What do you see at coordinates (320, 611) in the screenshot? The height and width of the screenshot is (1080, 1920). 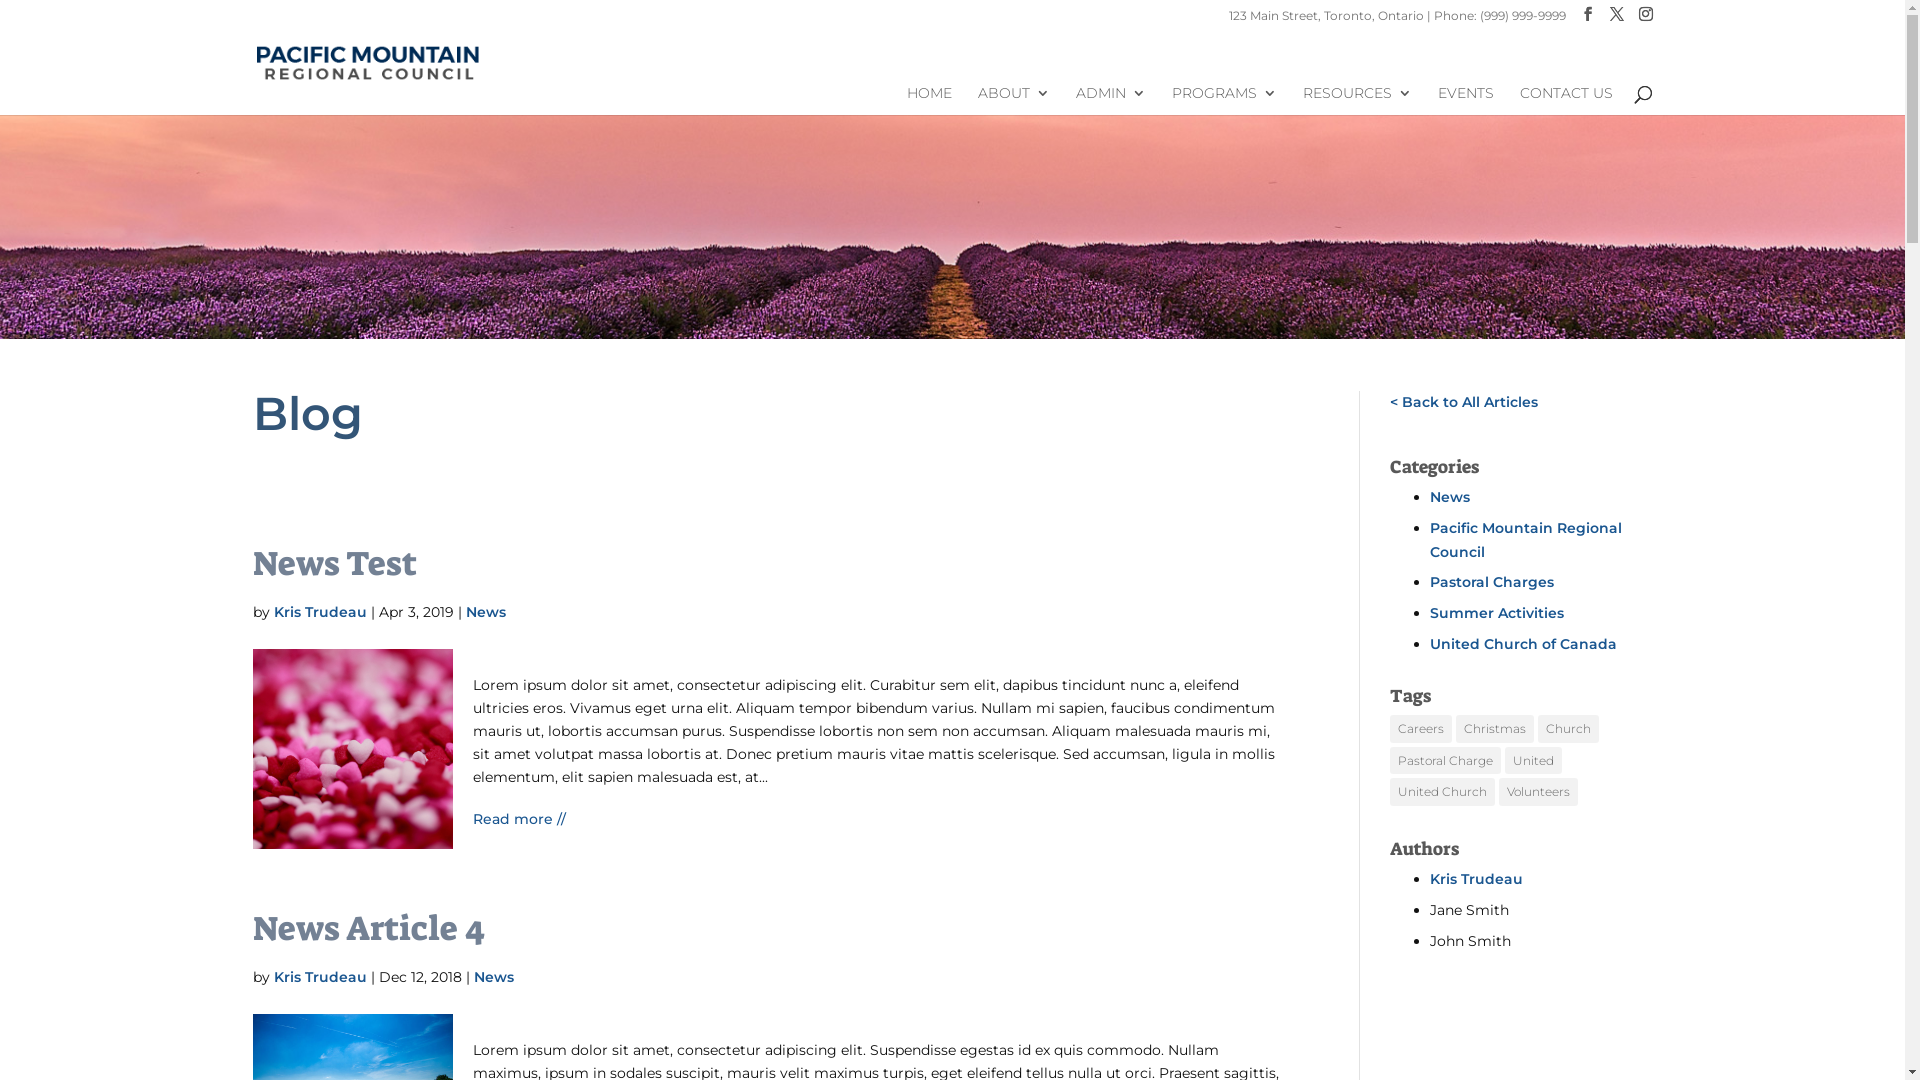 I see `'Kris Trudeau'` at bounding box center [320, 611].